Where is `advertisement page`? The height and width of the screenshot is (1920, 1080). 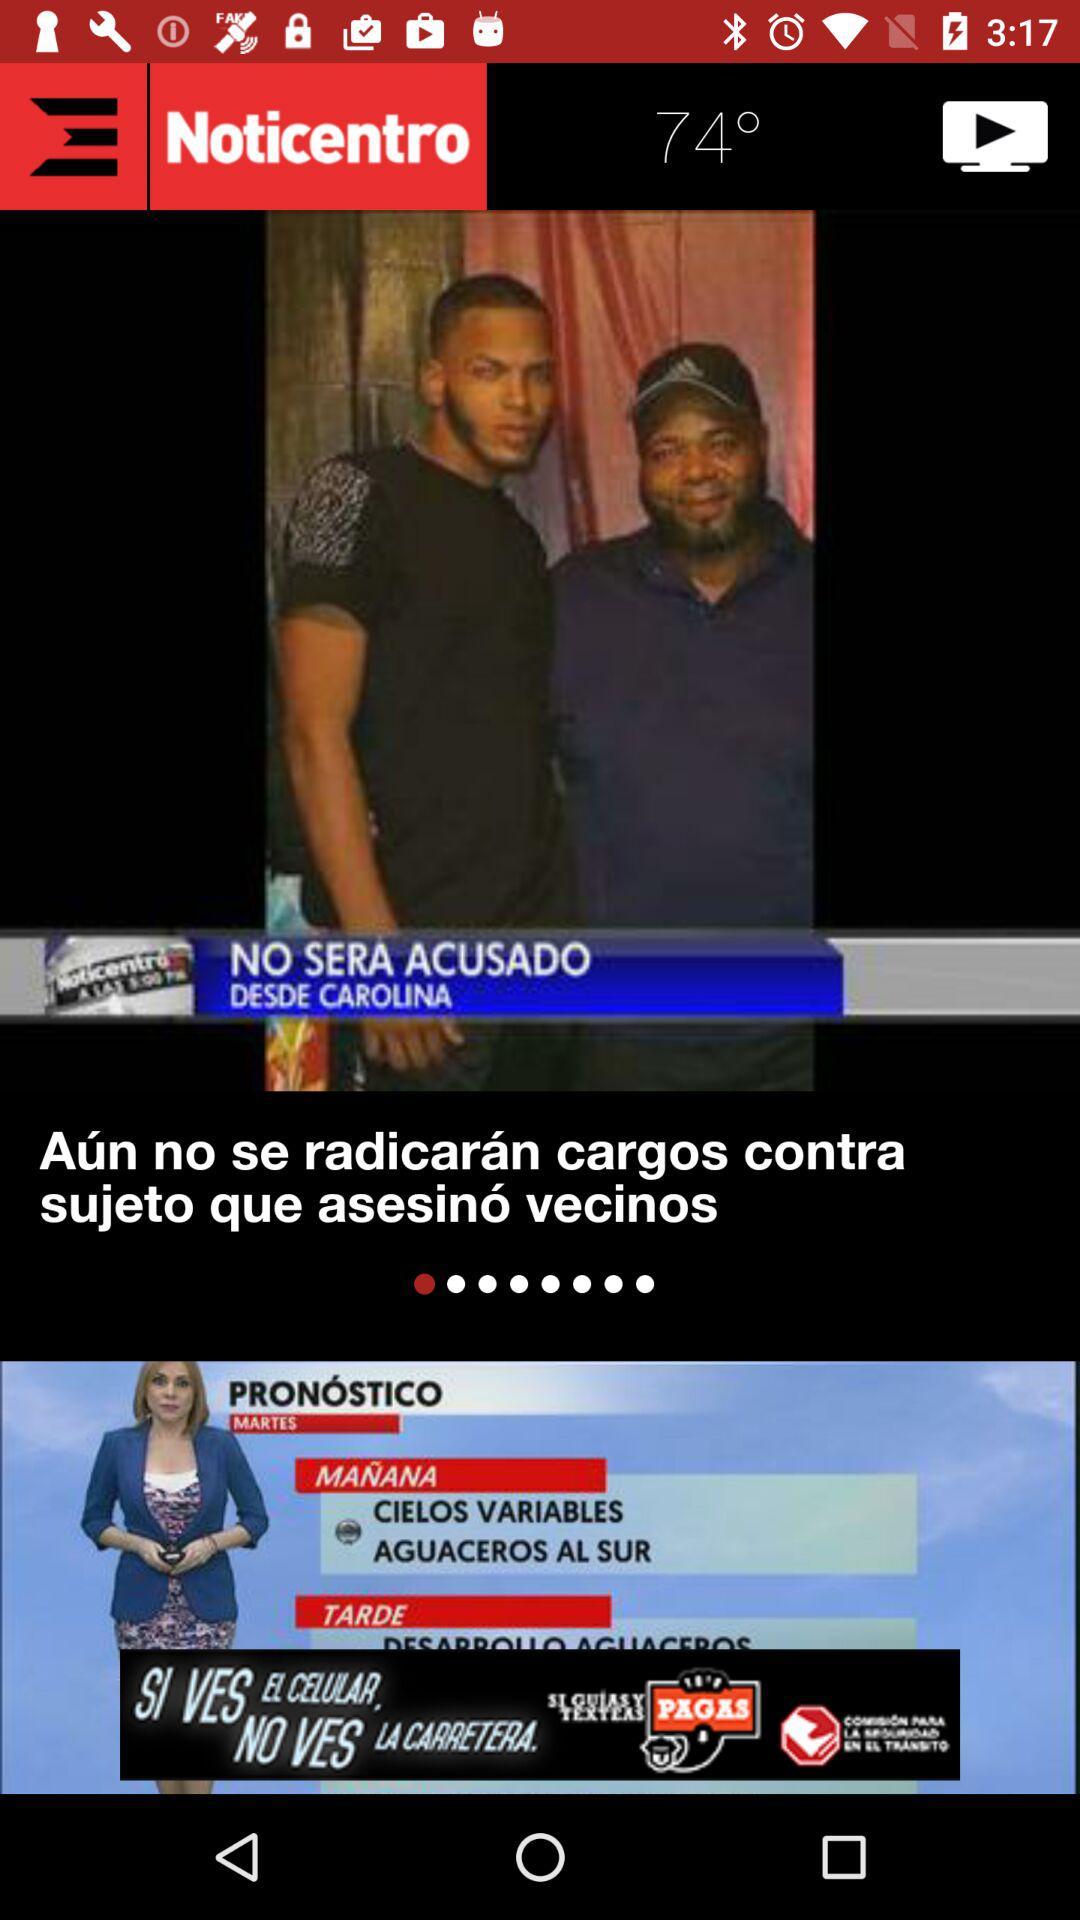 advertisement page is located at coordinates (540, 1713).